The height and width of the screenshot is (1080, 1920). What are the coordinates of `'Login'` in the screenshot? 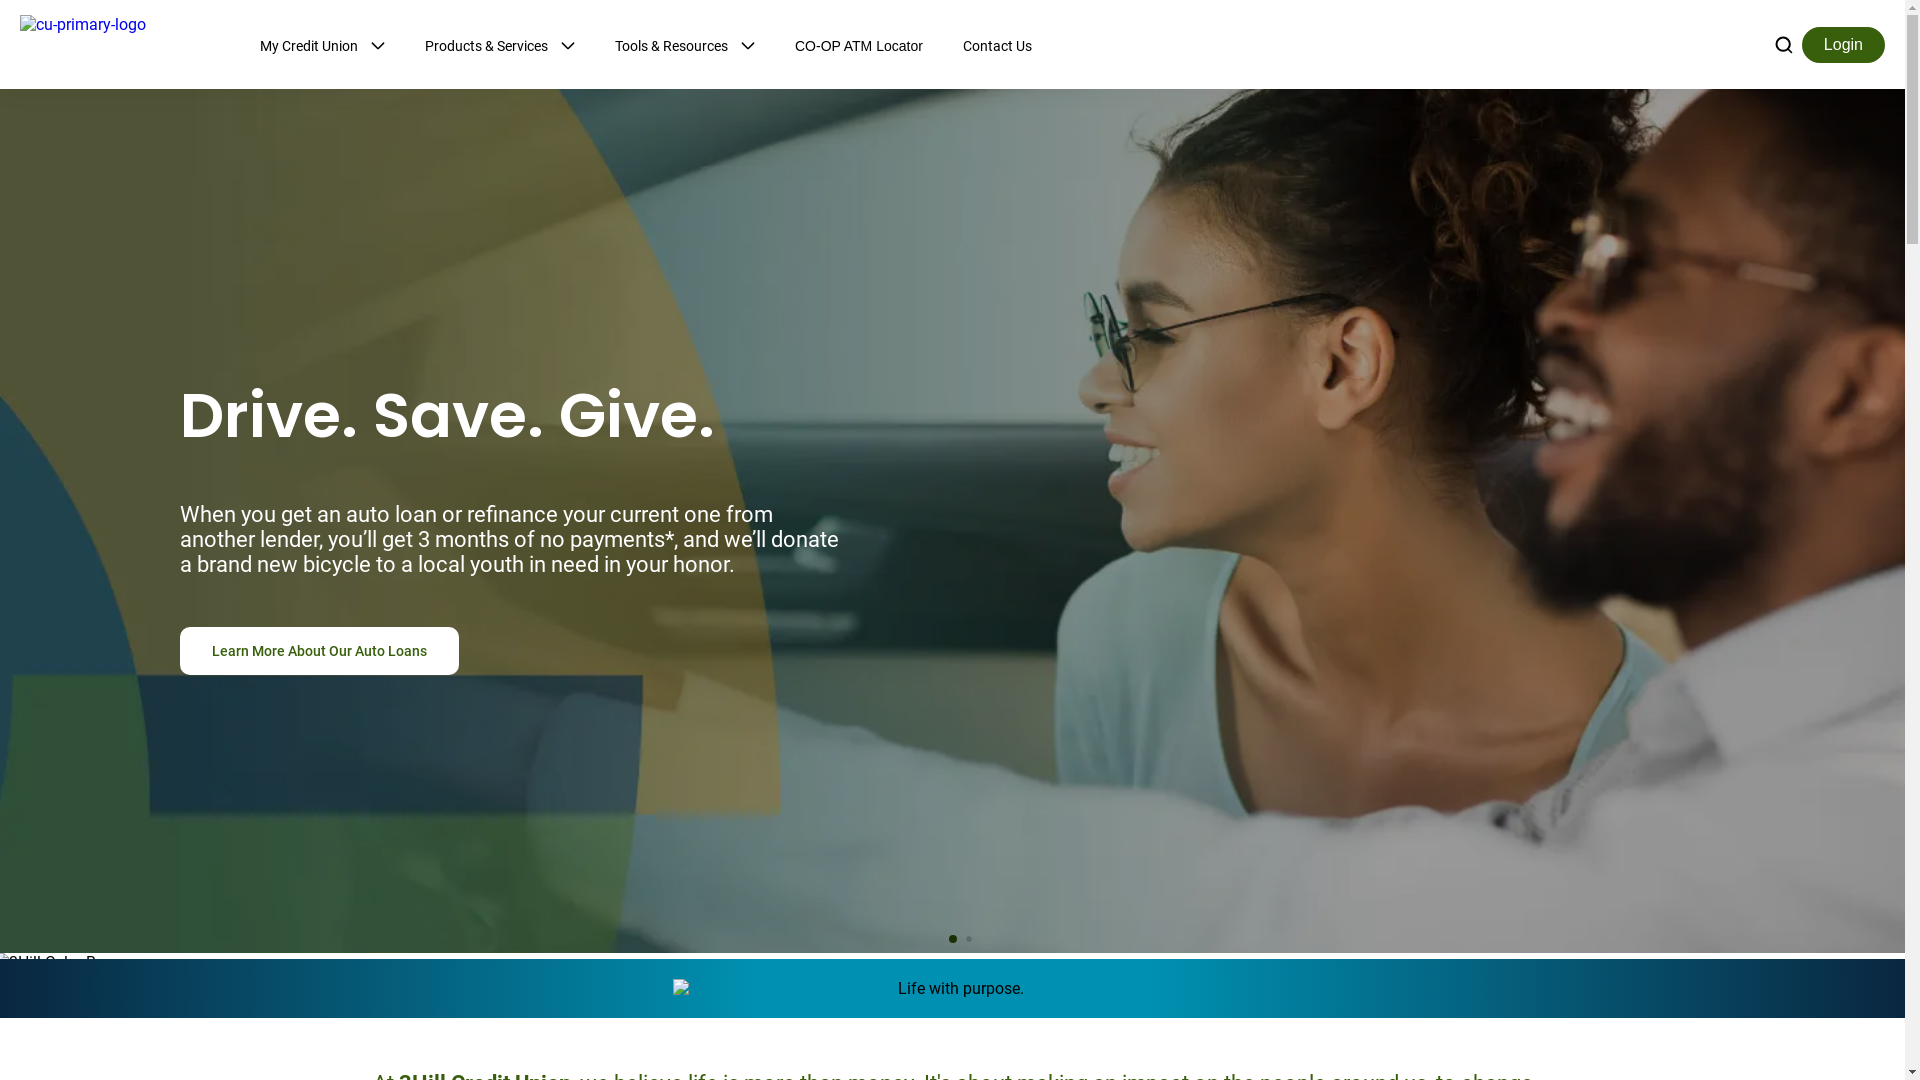 It's located at (1842, 43).